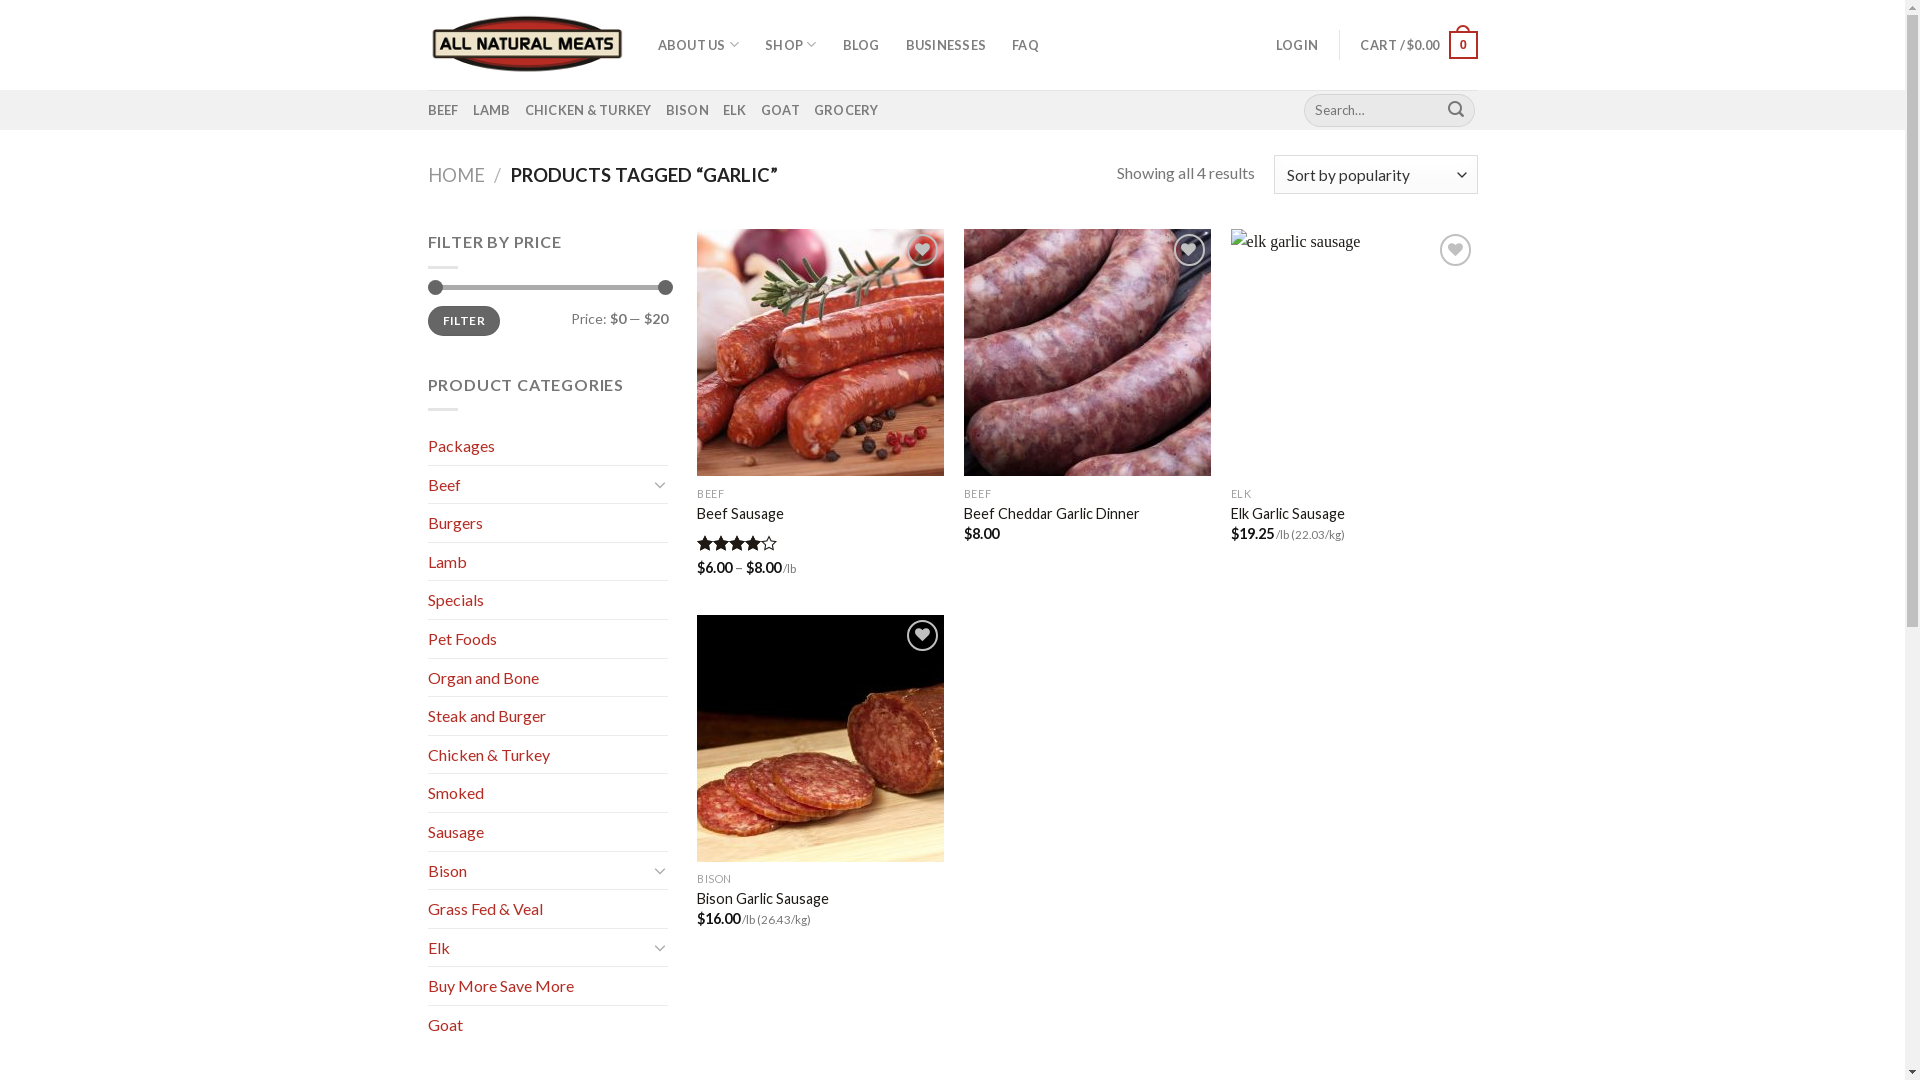 The width and height of the screenshot is (1920, 1080). Describe the element at coordinates (537, 485) in the screenshot. I see `'Beef'` at that location.